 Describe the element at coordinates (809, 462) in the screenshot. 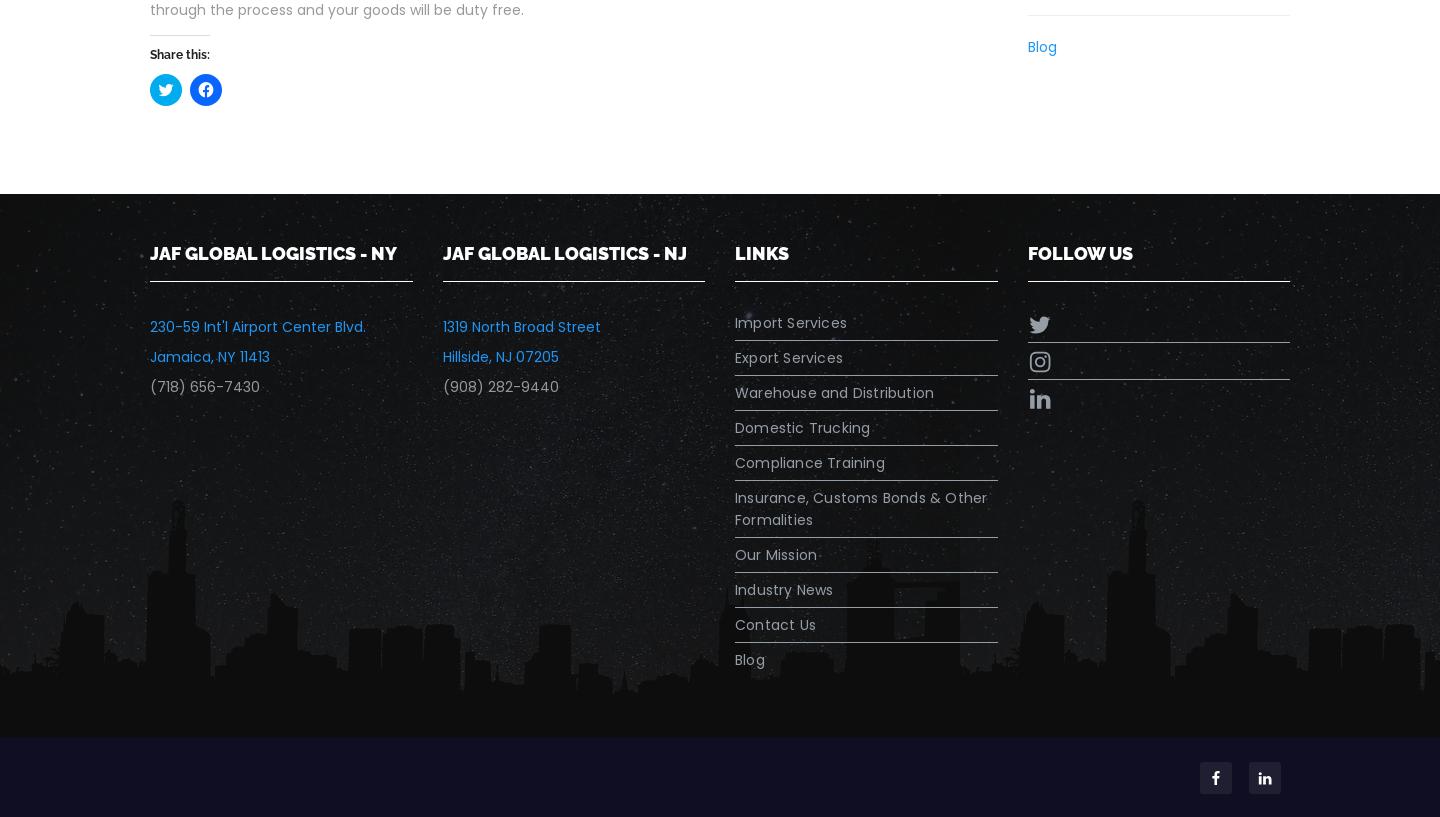

I see `'Compliance Training'` at that location.